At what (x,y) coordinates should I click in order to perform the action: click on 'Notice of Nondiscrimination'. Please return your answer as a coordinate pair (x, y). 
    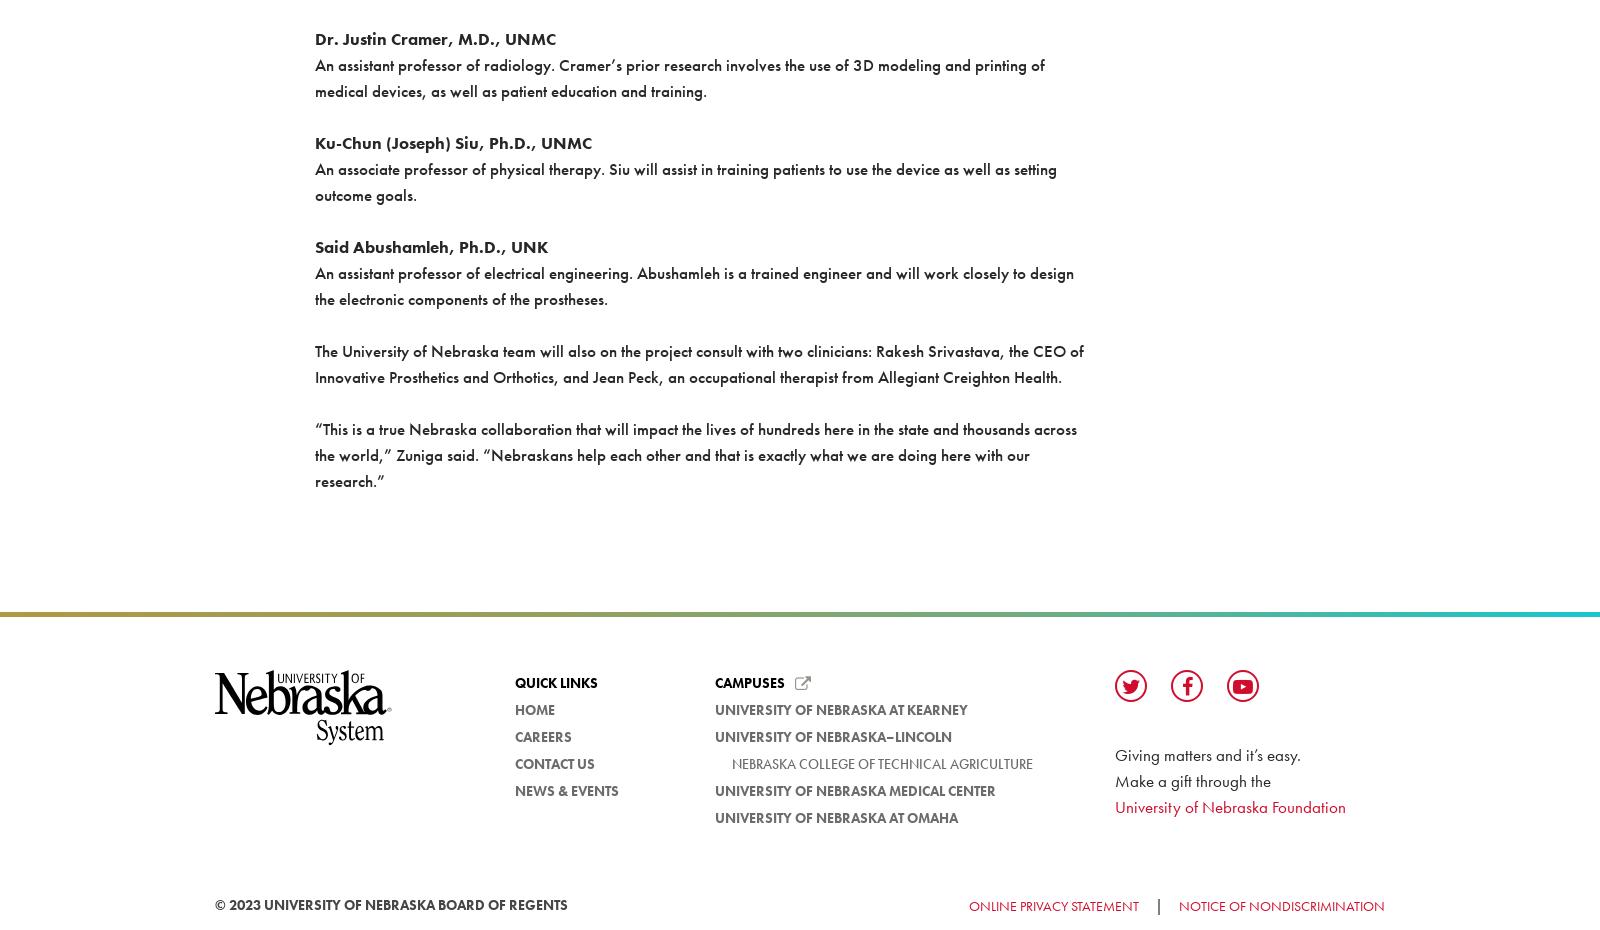
    Looking at the image, I should click on (1281, 906).